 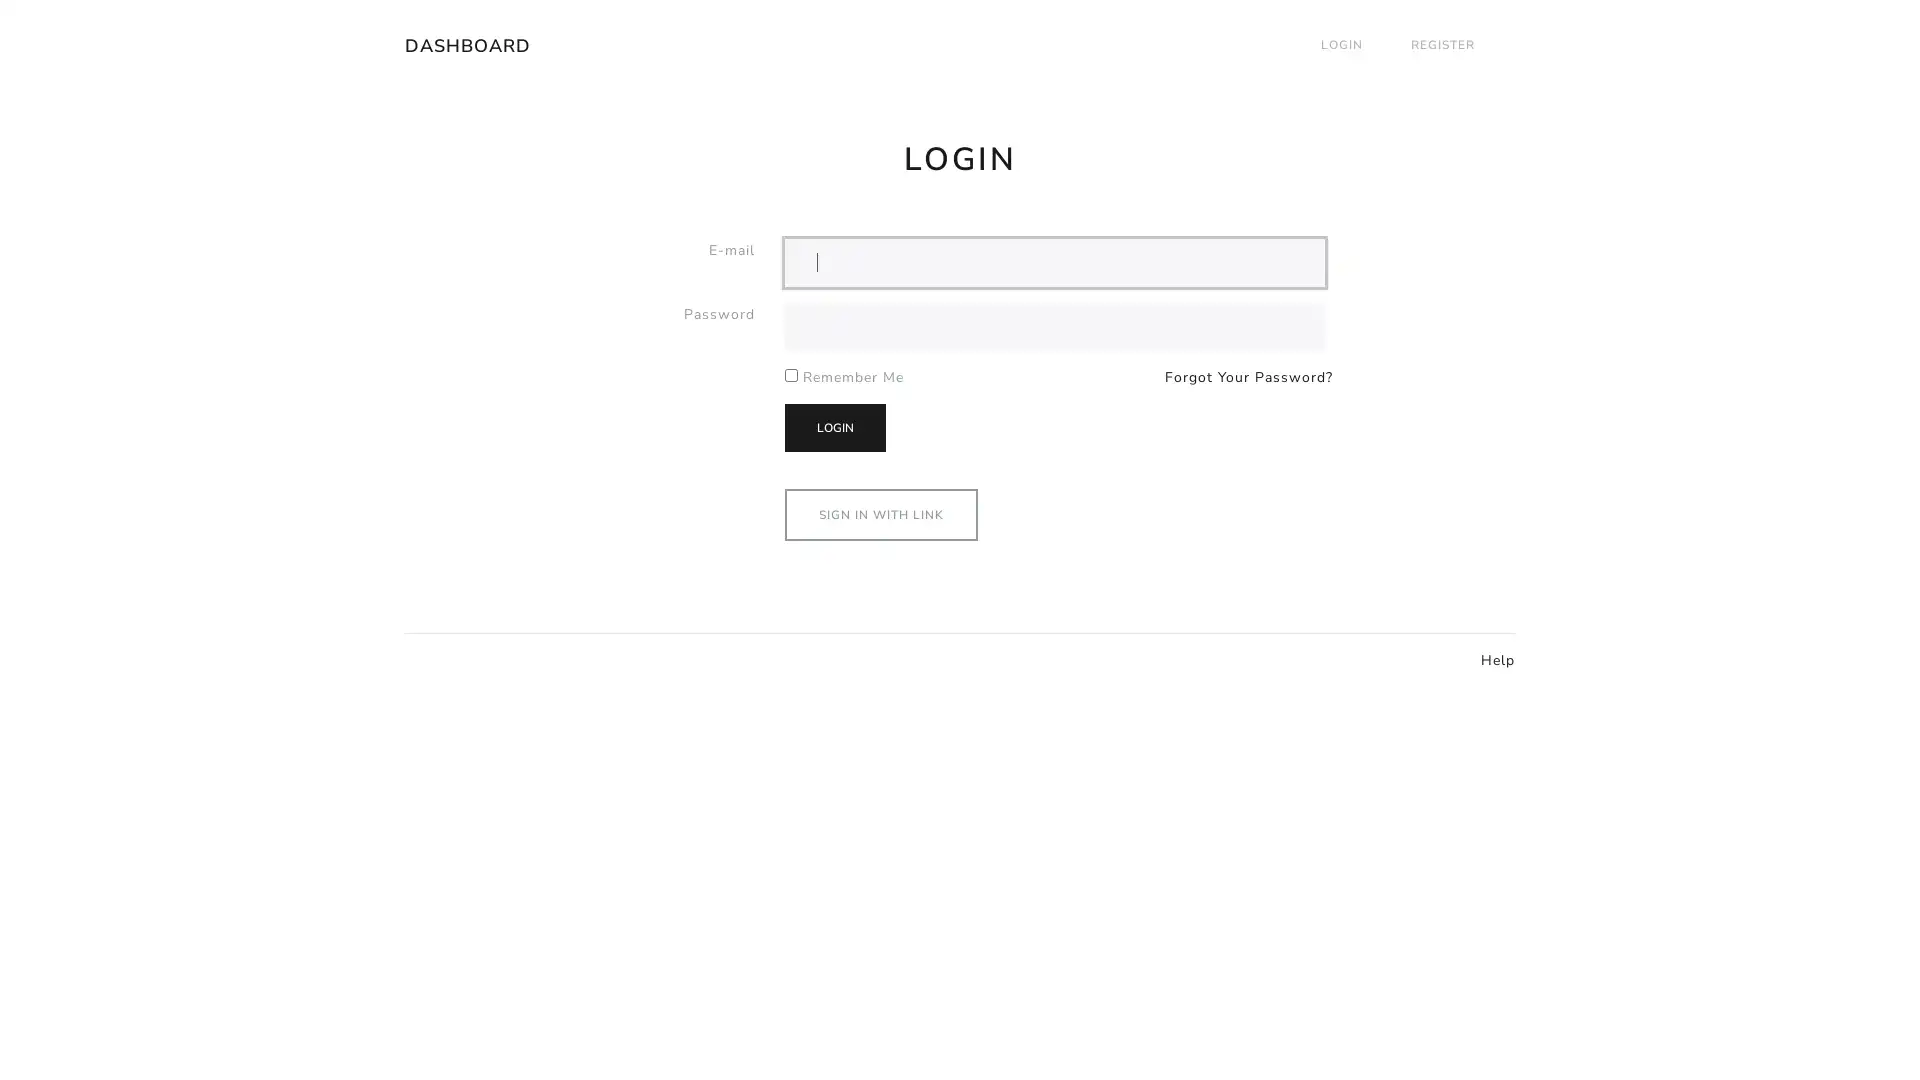 What do you see at coordinates (835, 426) in the screenshot?
I see `LOGIN` at bounding box center [835, 426].